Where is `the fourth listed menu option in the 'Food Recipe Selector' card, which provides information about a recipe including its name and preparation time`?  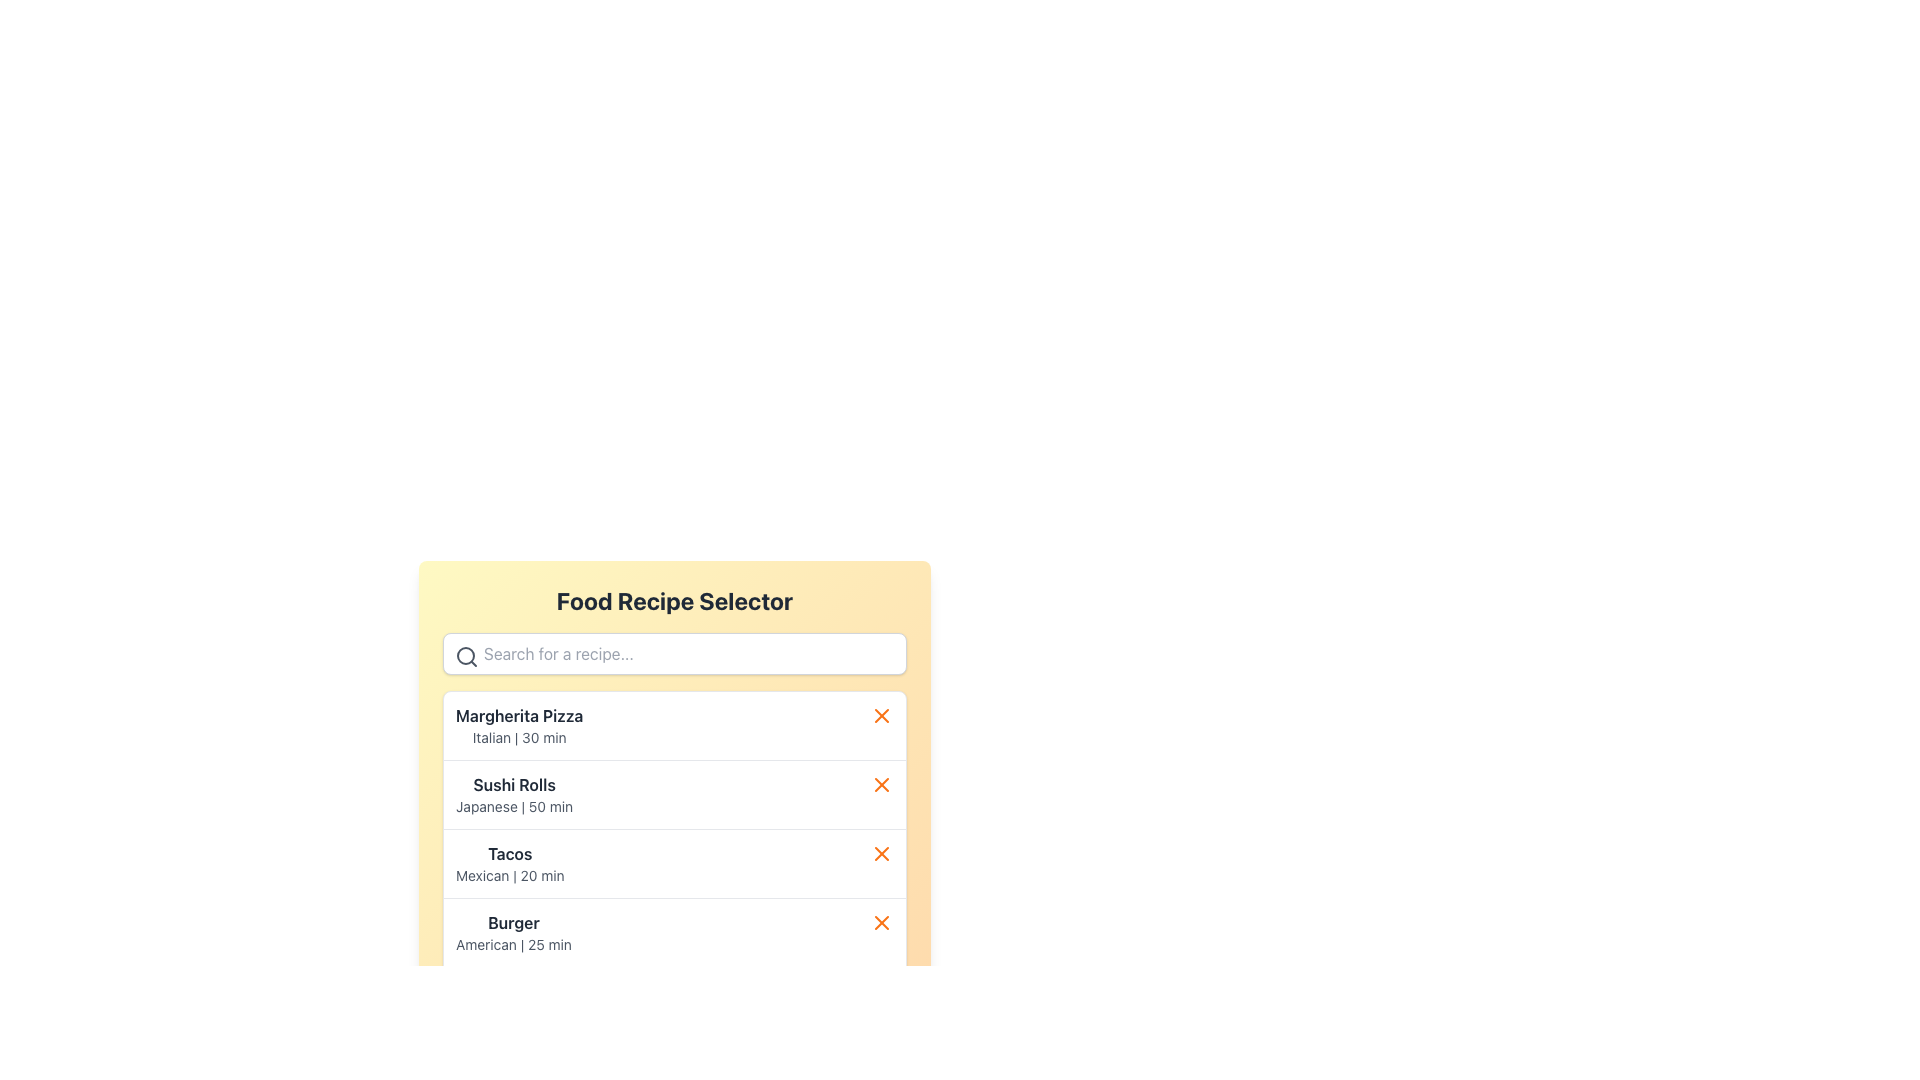
the fourth listed menu option in the 'Food Recipe Selector' card, which provides information about a recipe including its name and preparation time is located at coordinates (513, 933).